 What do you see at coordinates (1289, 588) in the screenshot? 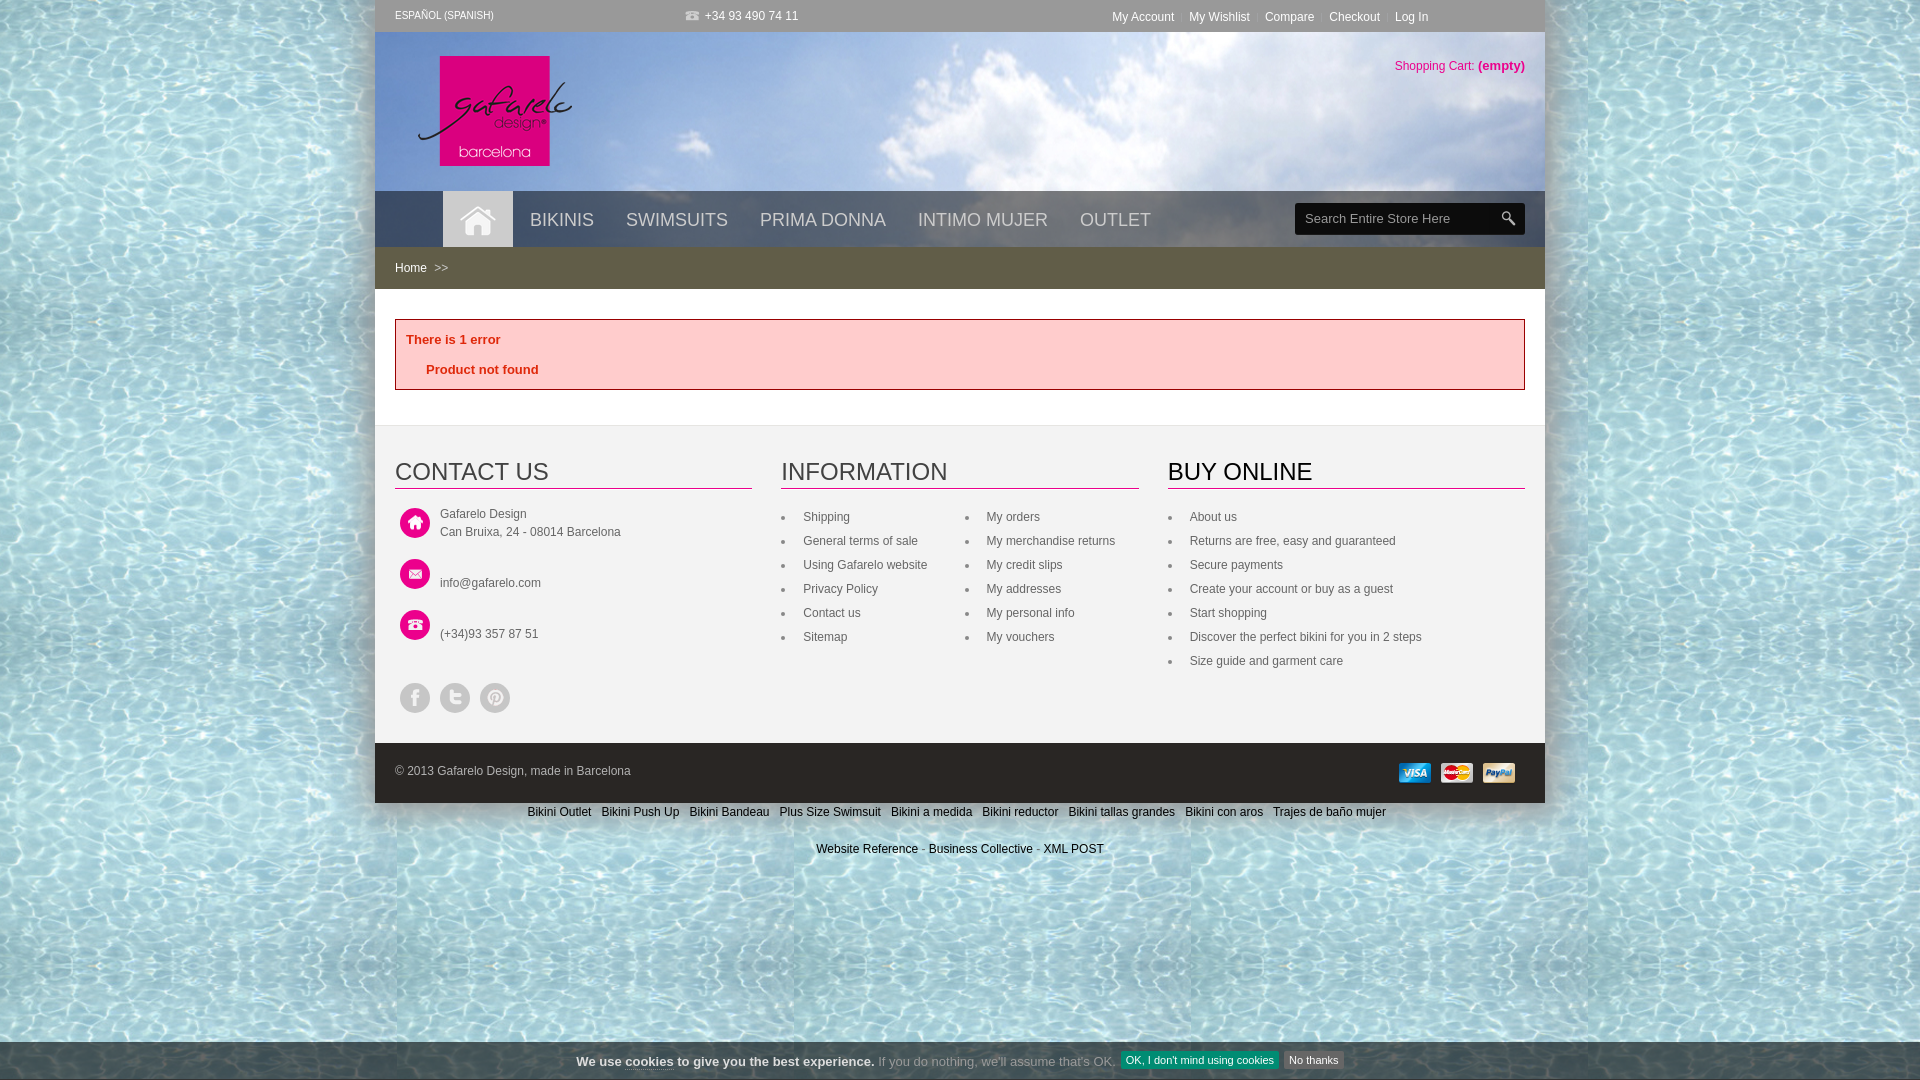
I see `'Create your account or buy as a guest'` at bounding box center [1289, 588].